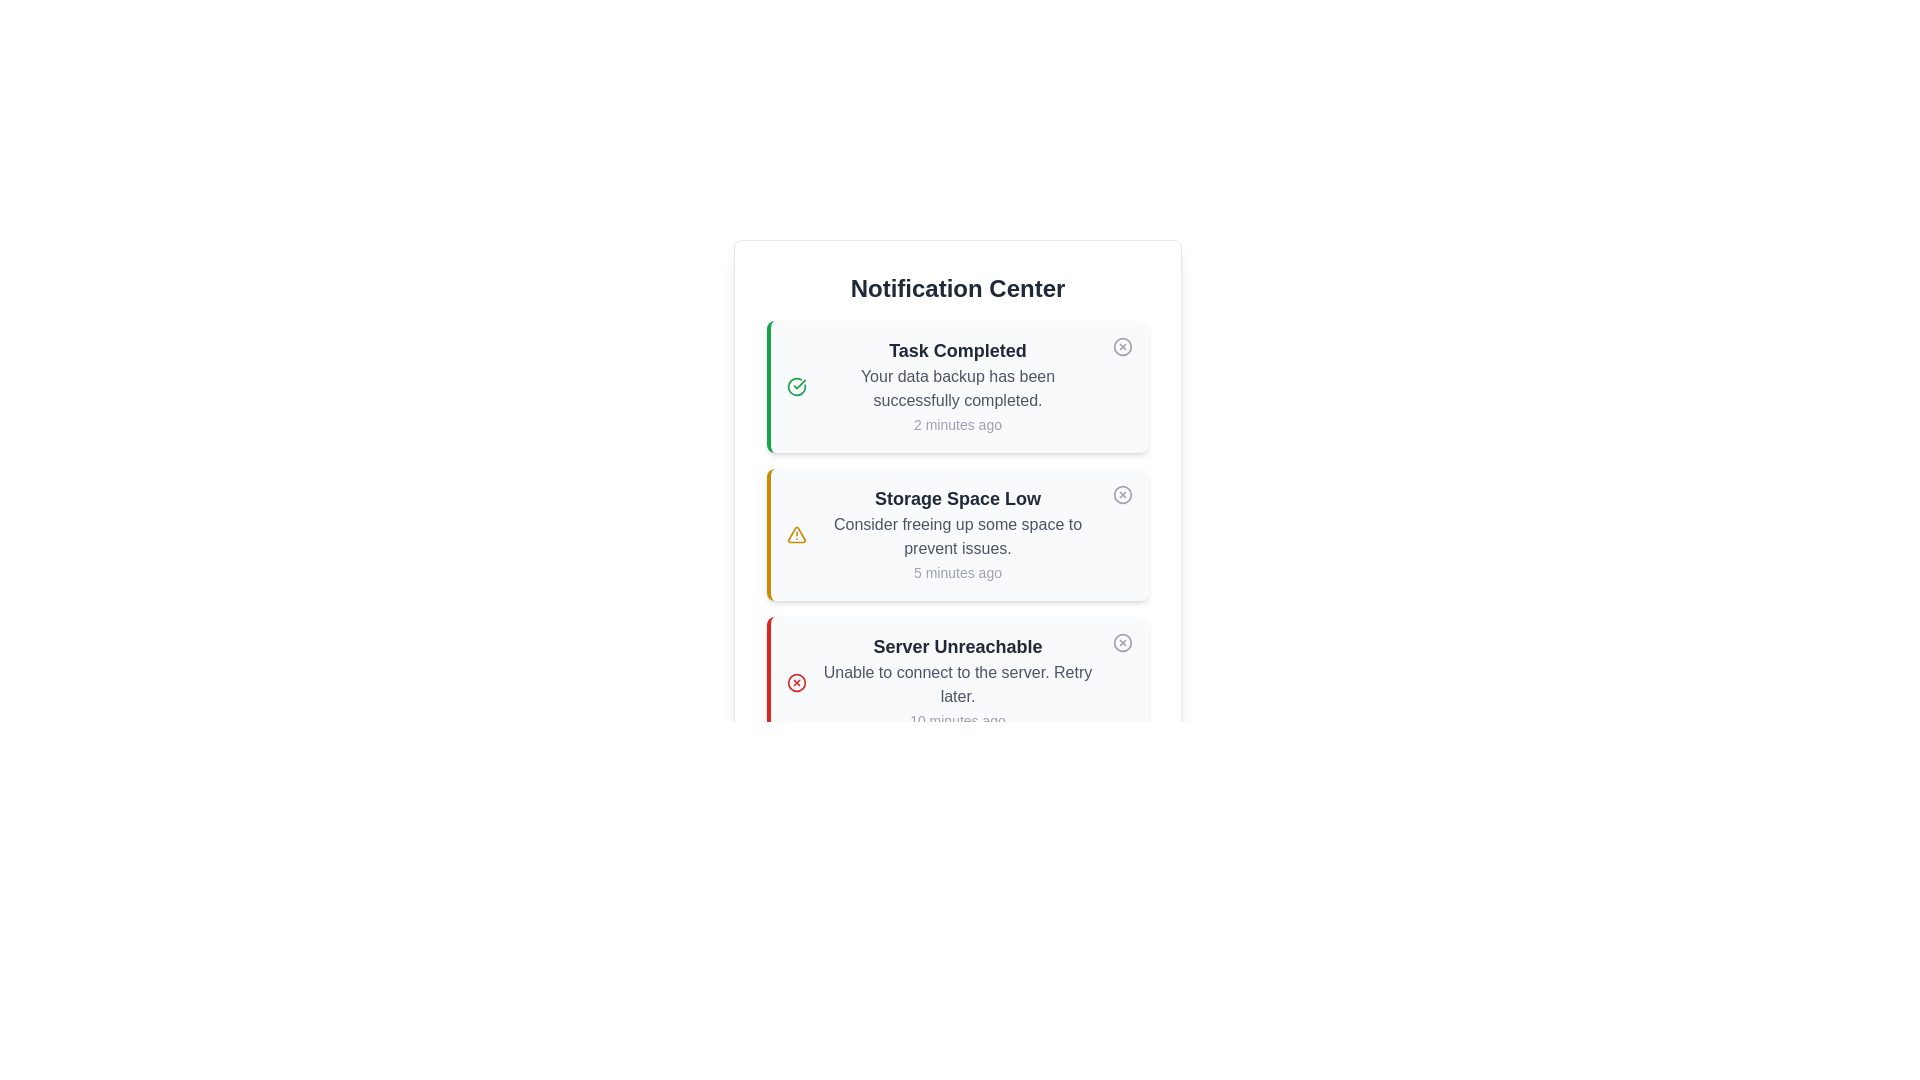  What do you see at coordinates (957, 573) in the screenshot?
I see `the timestamp indicator text label located at the lower right corner of the notification titled 'Storage Space Low', which provides information on when the notification was created or last updated` at bounding box center [957, 573].